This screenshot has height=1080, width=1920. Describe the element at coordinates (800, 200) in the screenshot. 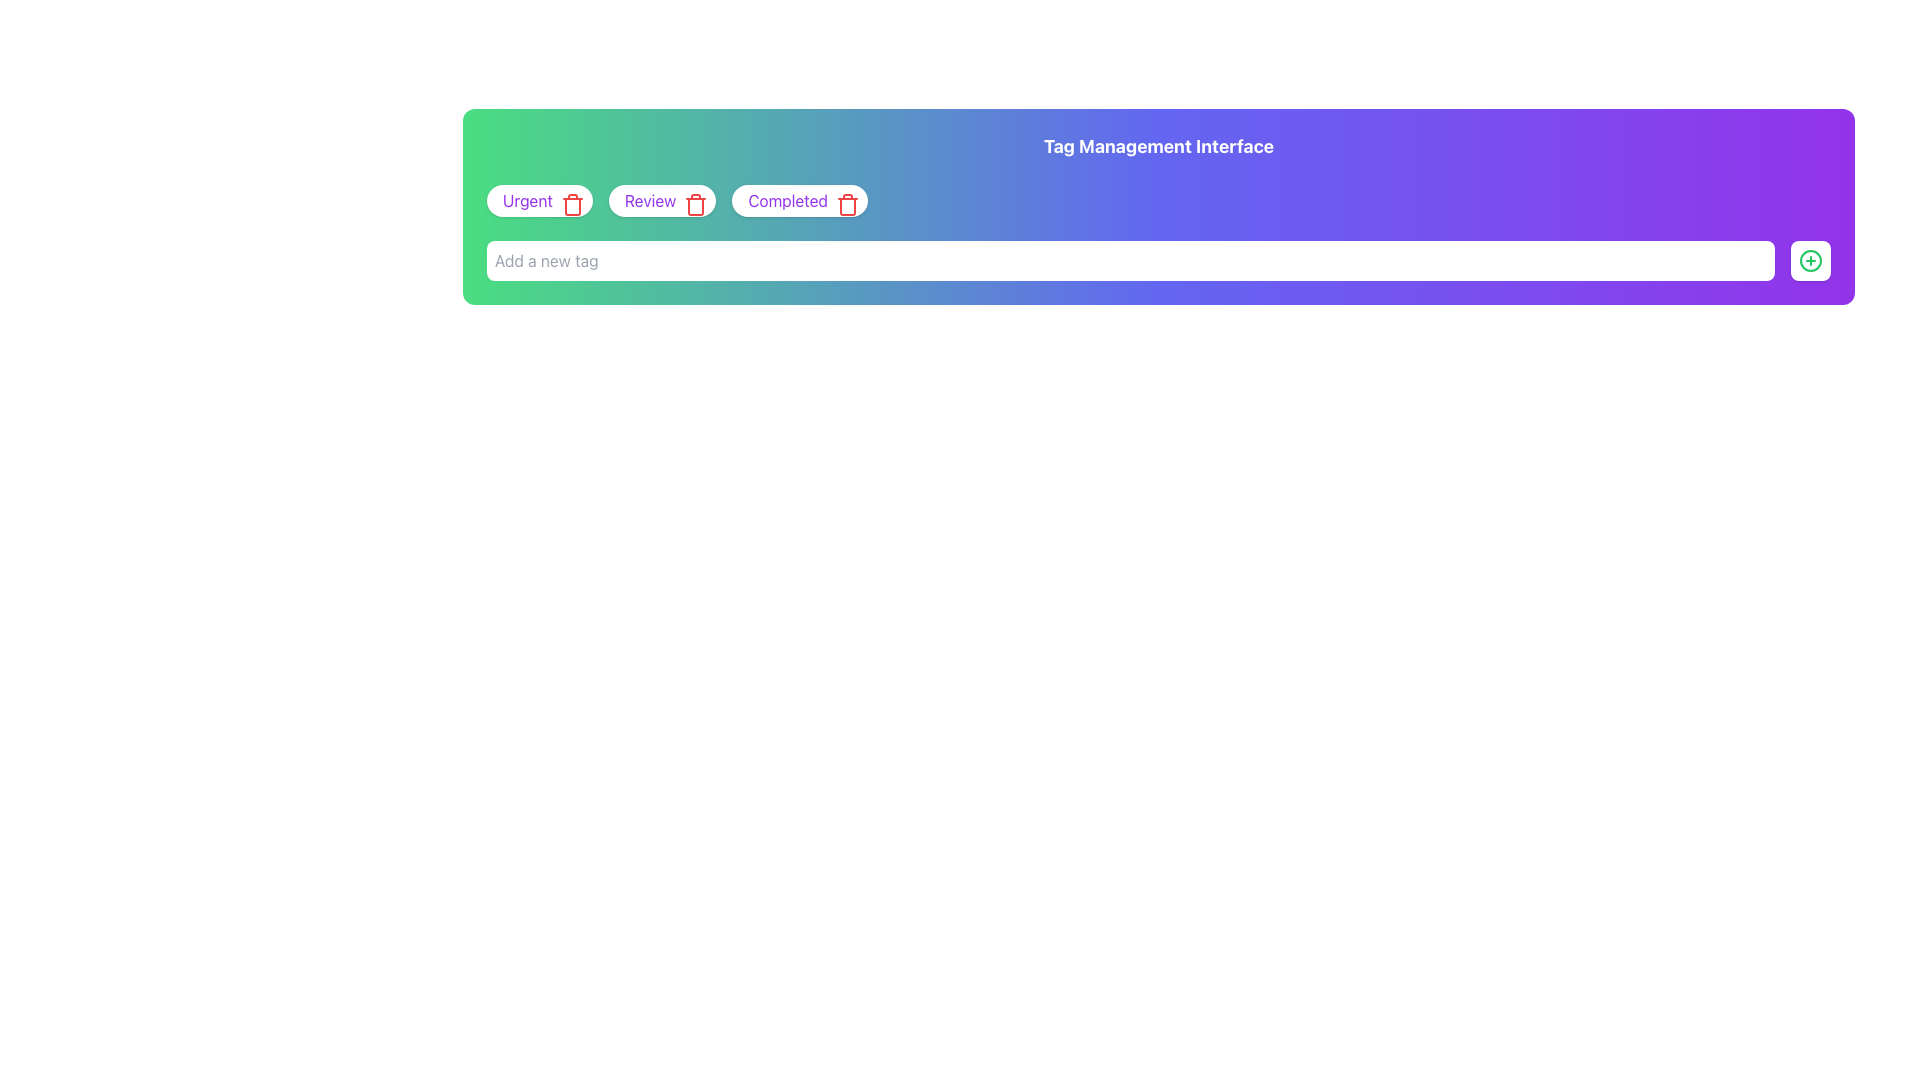

I see `the 'Completed' button with a trash icon` at that location.